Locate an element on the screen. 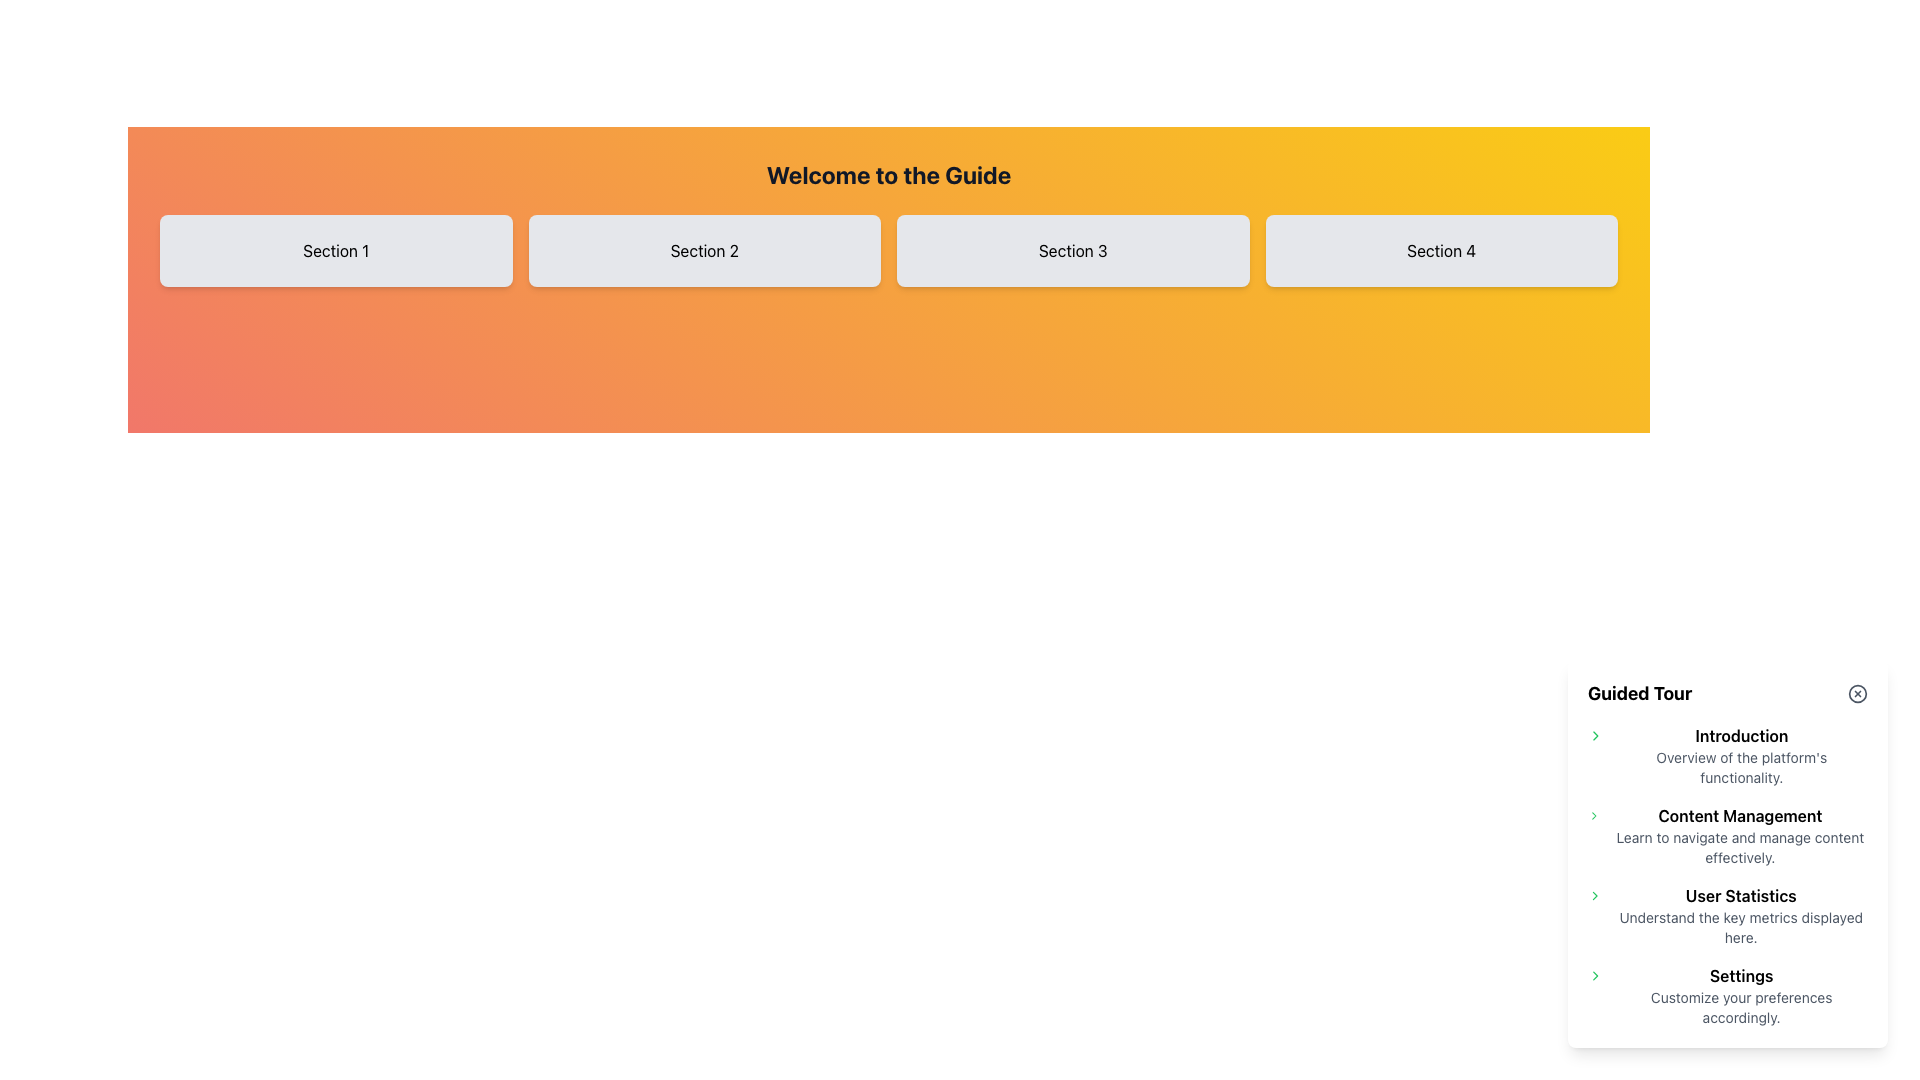  the chevron arrow icon located to the immediate left of the 'Settings' text is located at coordinates (1594, 974).